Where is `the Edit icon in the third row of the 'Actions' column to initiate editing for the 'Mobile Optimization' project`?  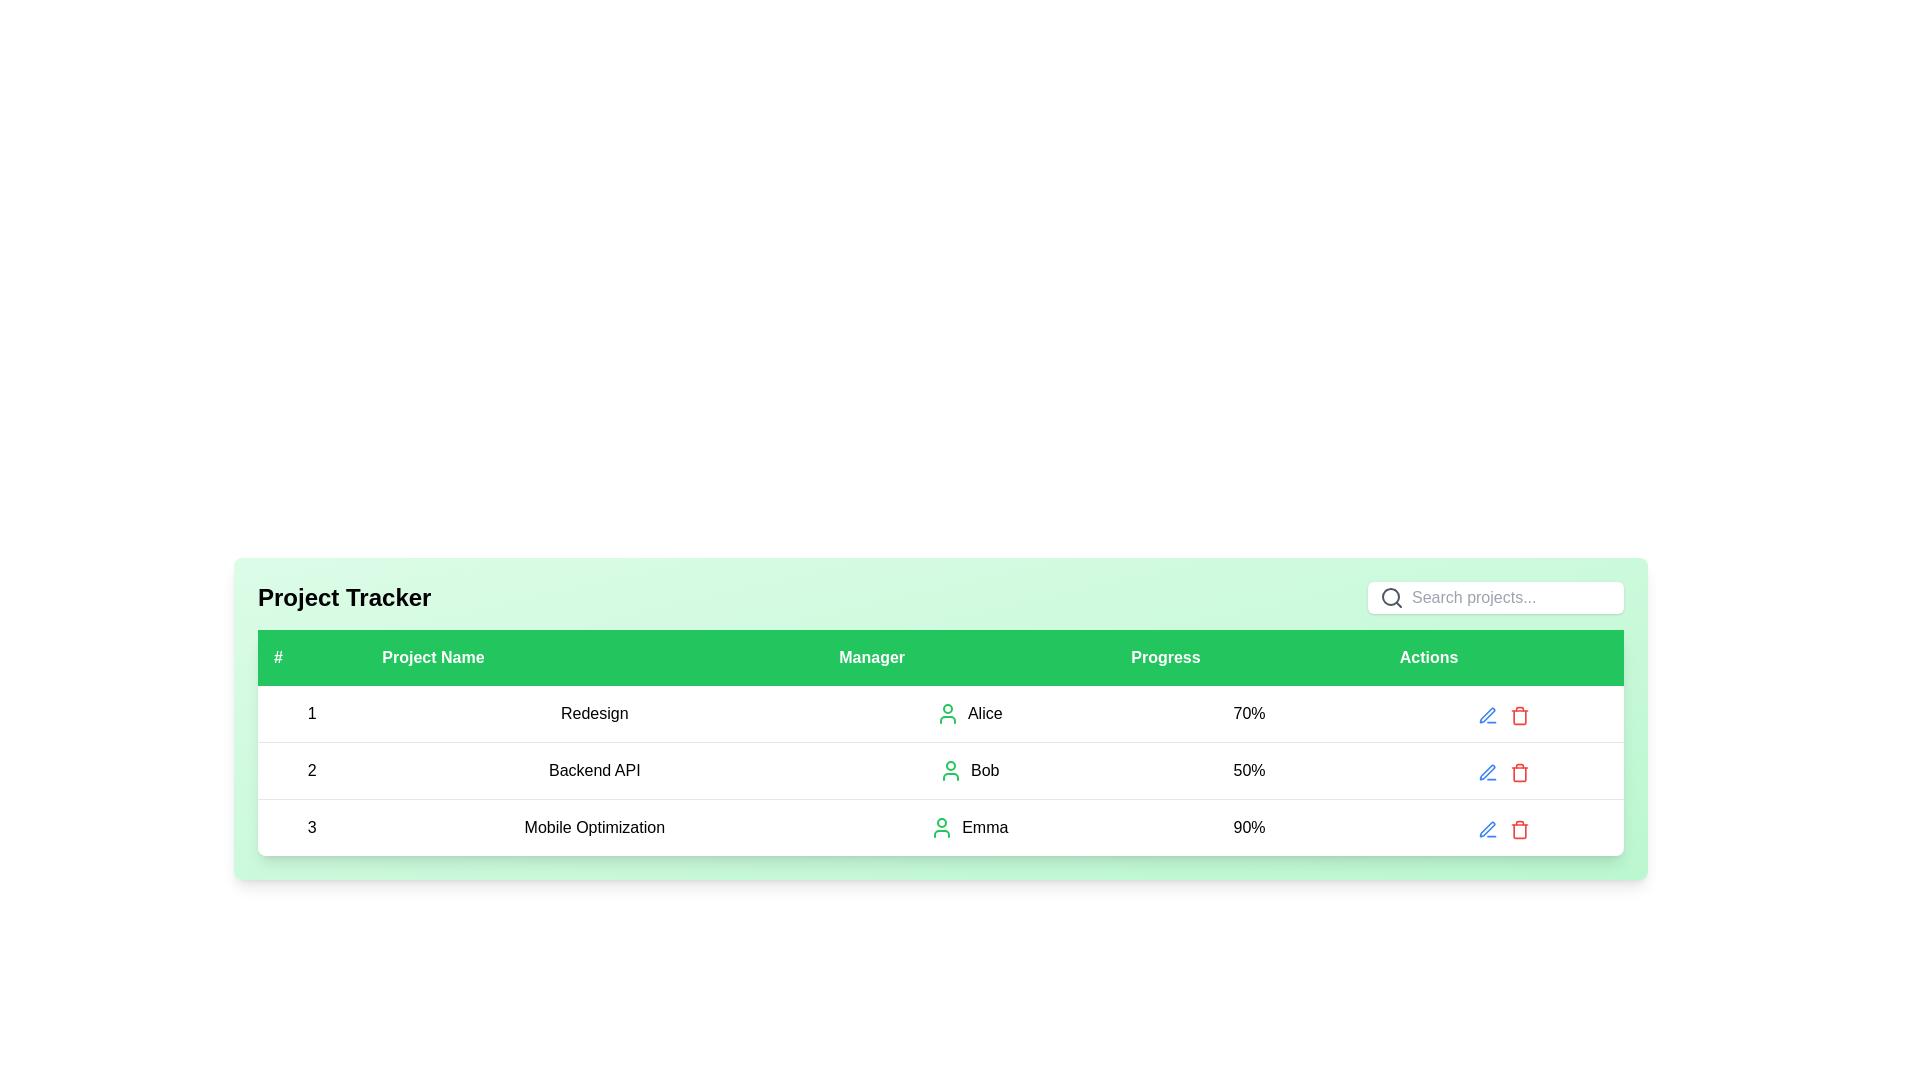 the Edit icon in the third row of the 'Actions' column to initiate editing for the 'Mobile Optimization' project is located at coordinates (1487, 714).